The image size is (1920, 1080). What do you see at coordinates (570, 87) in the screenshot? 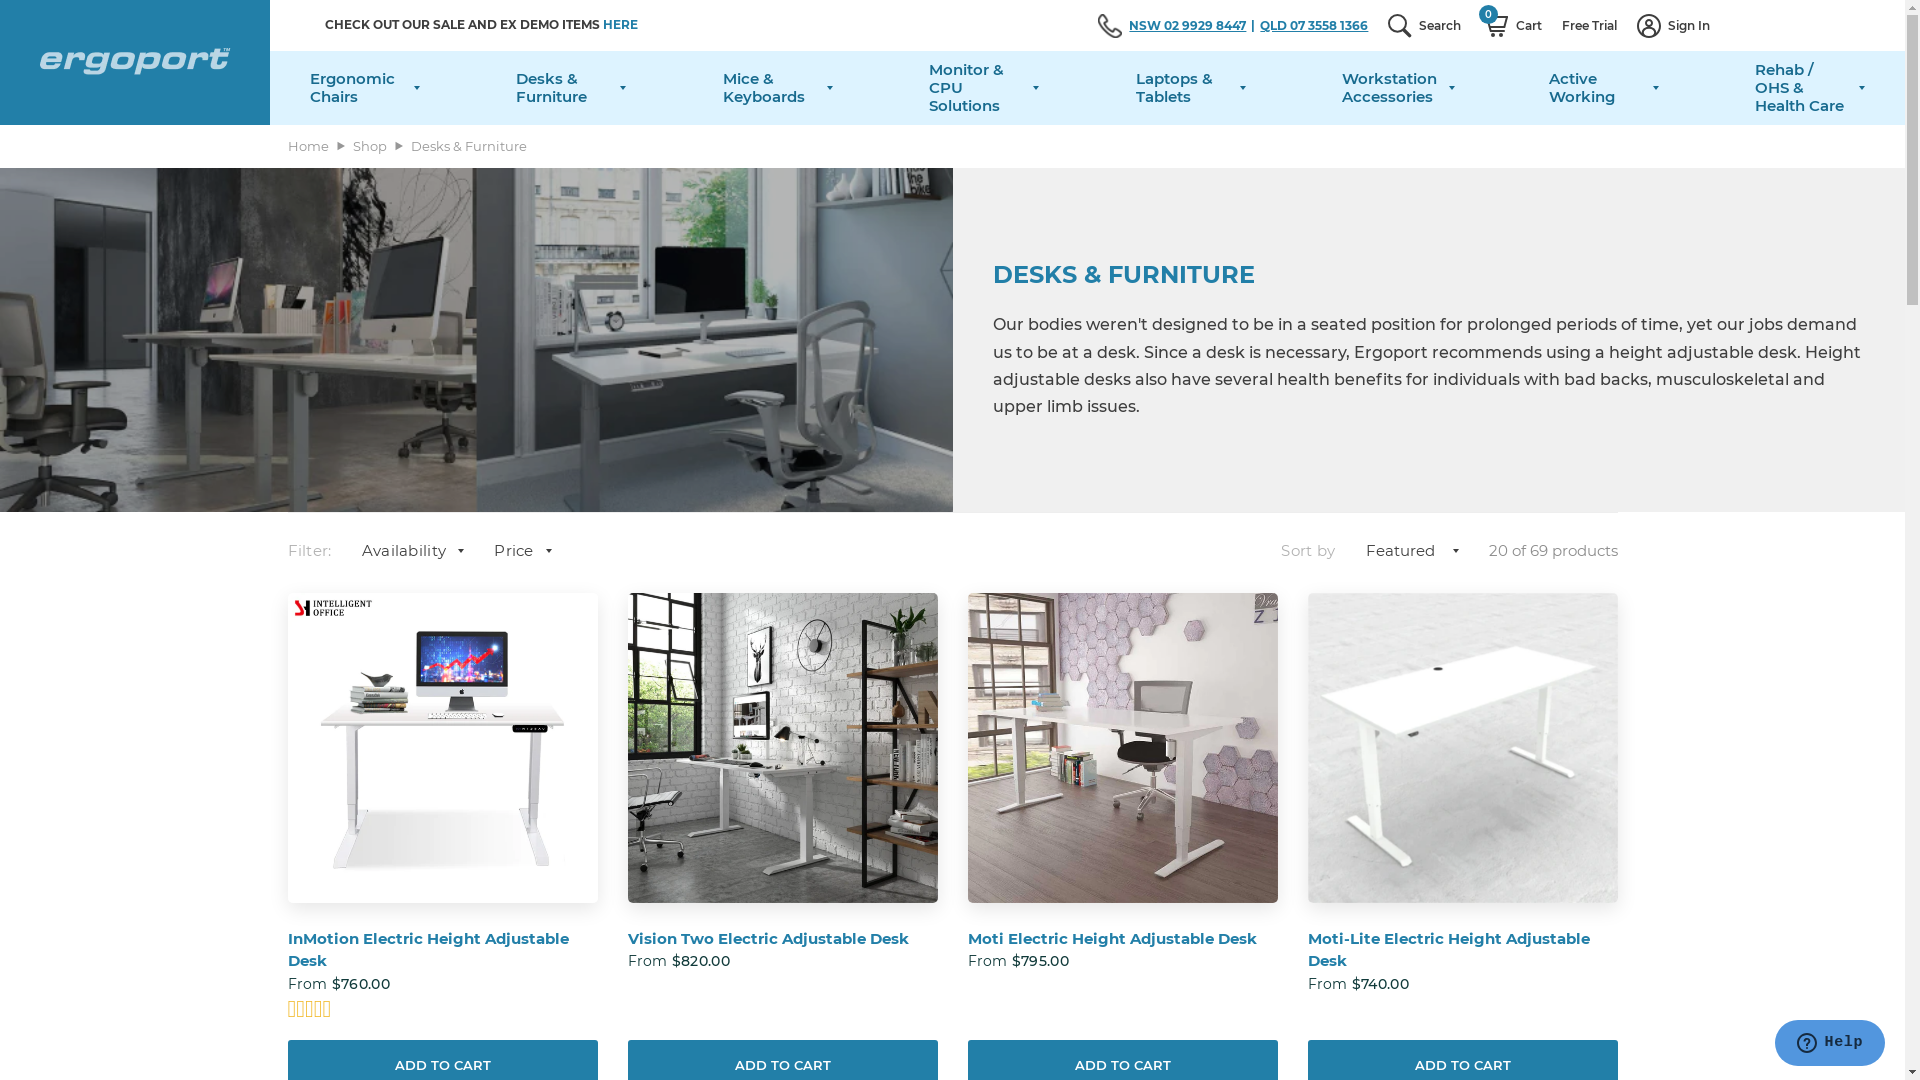
I see `'Desks & Furniture'` at bounding box center [570, 87].